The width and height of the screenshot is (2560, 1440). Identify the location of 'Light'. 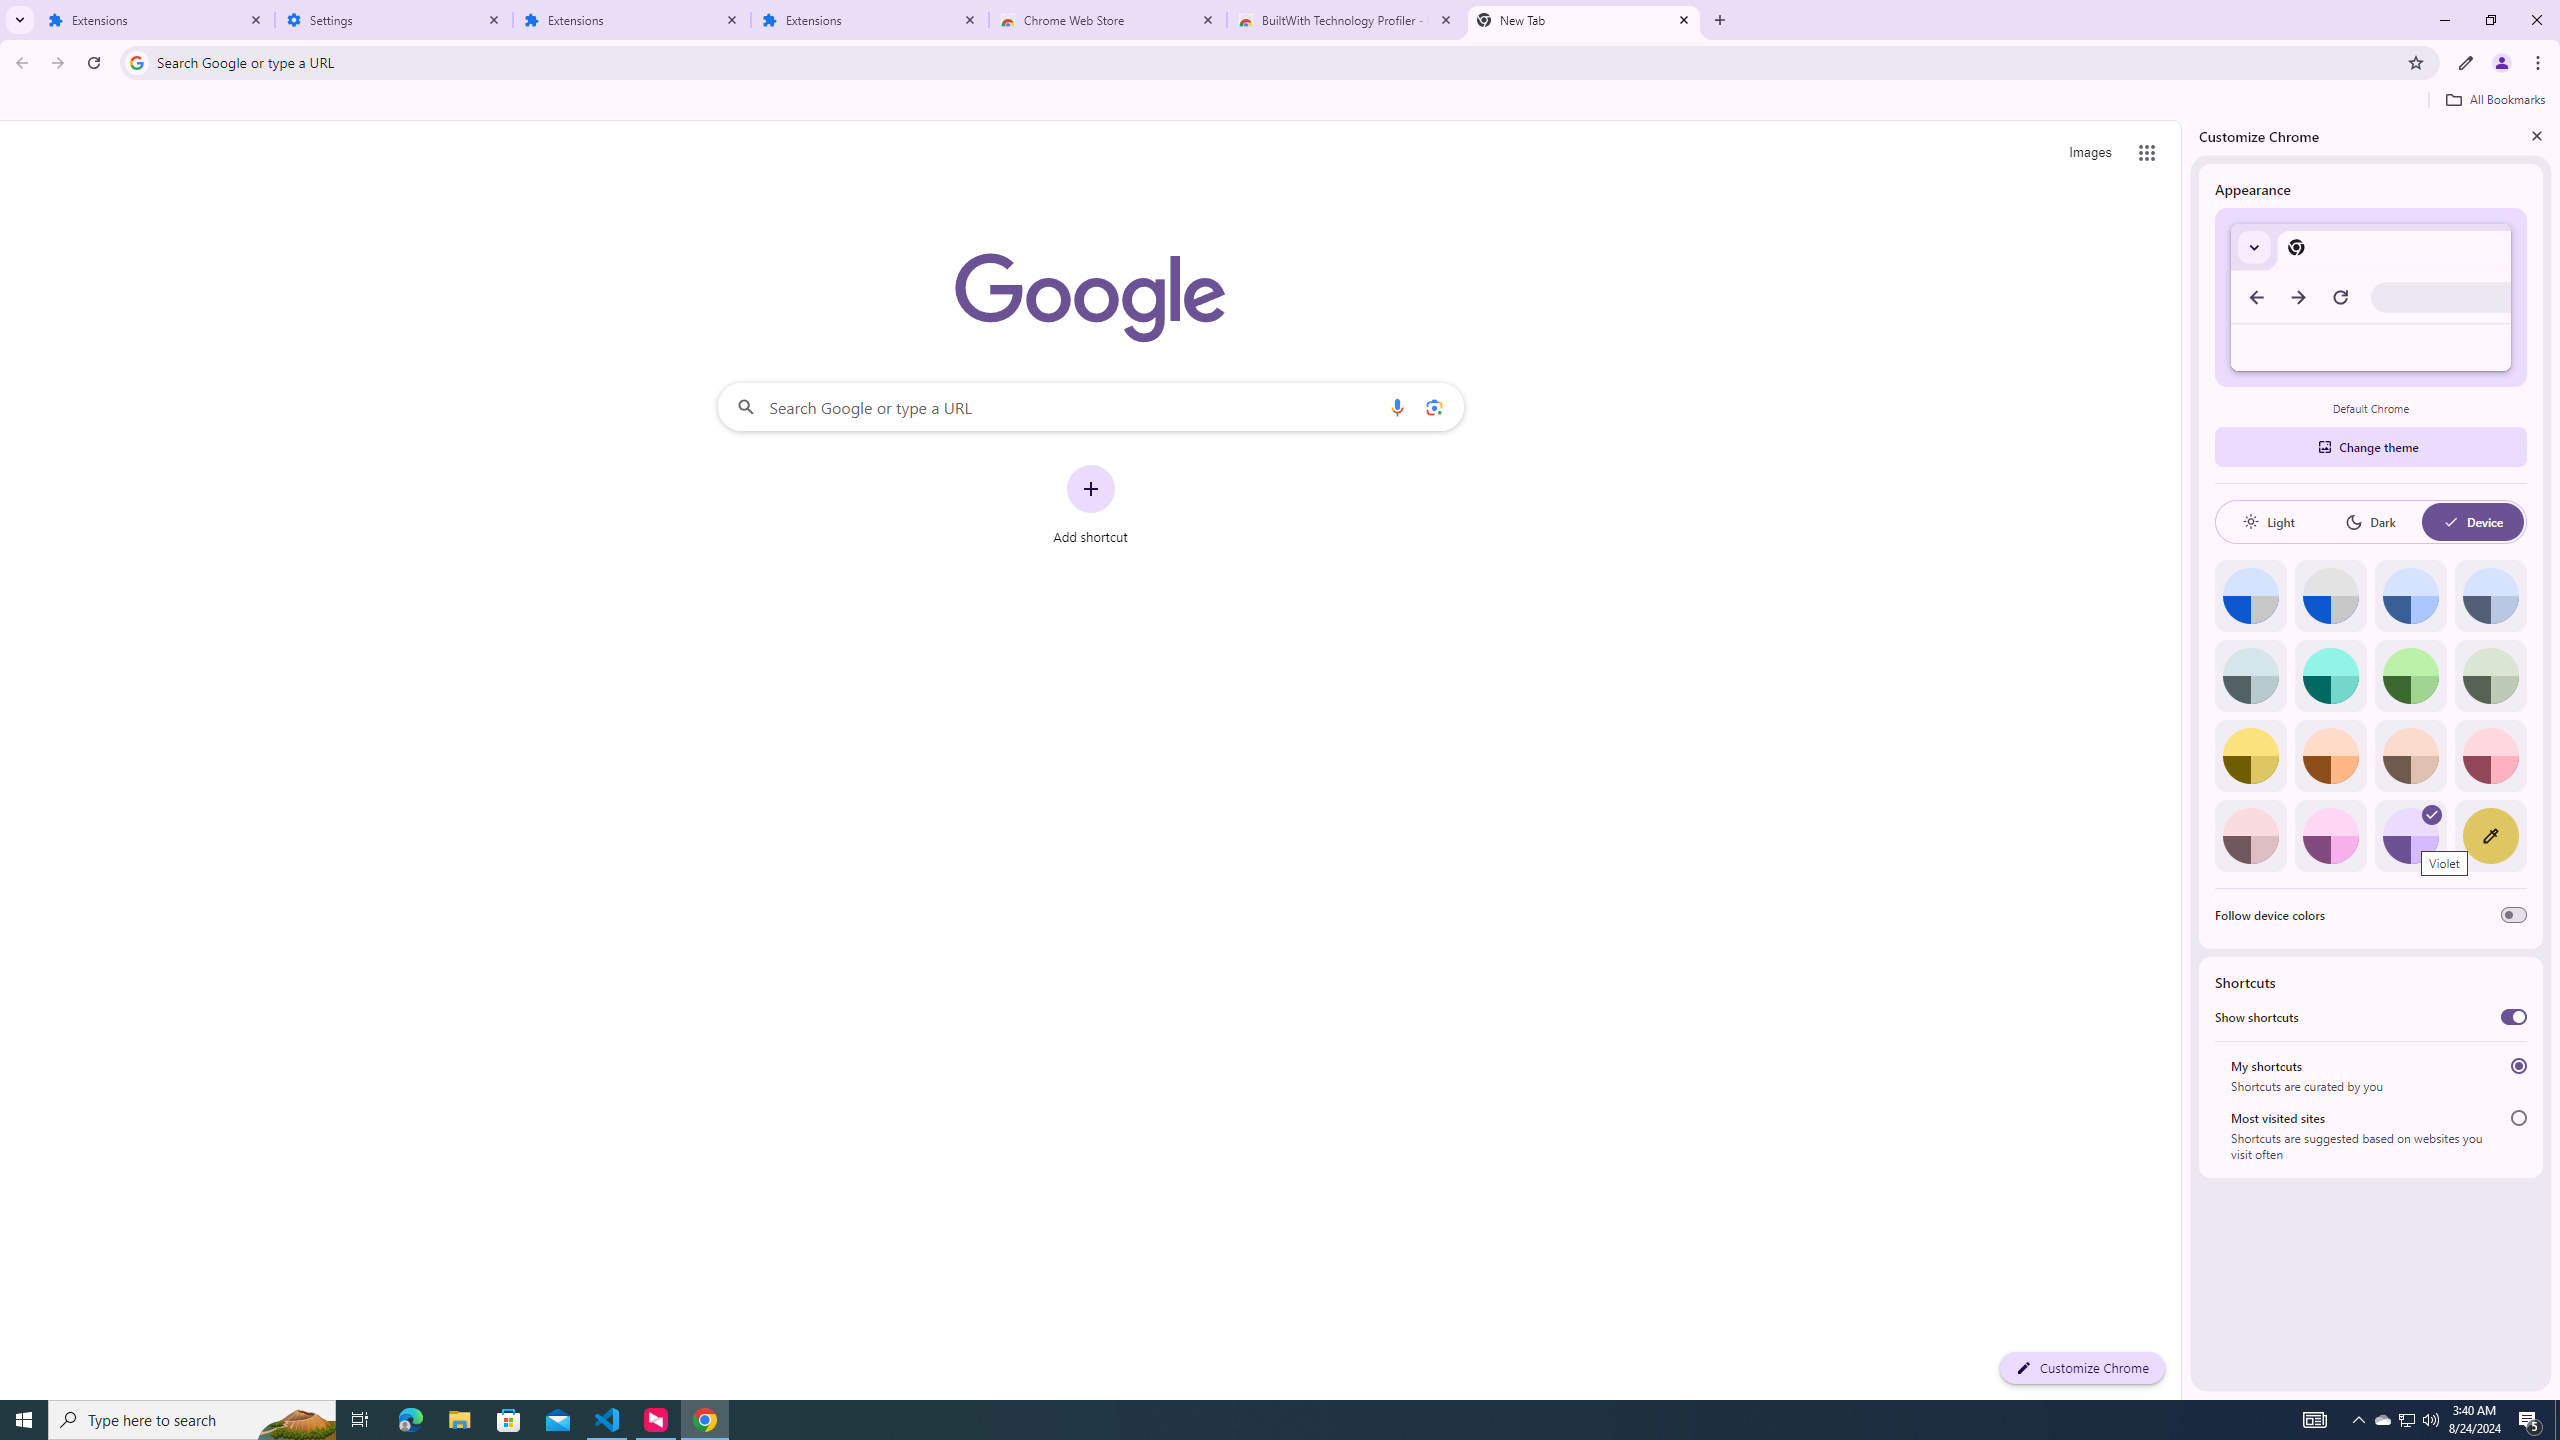
(2267, 521).